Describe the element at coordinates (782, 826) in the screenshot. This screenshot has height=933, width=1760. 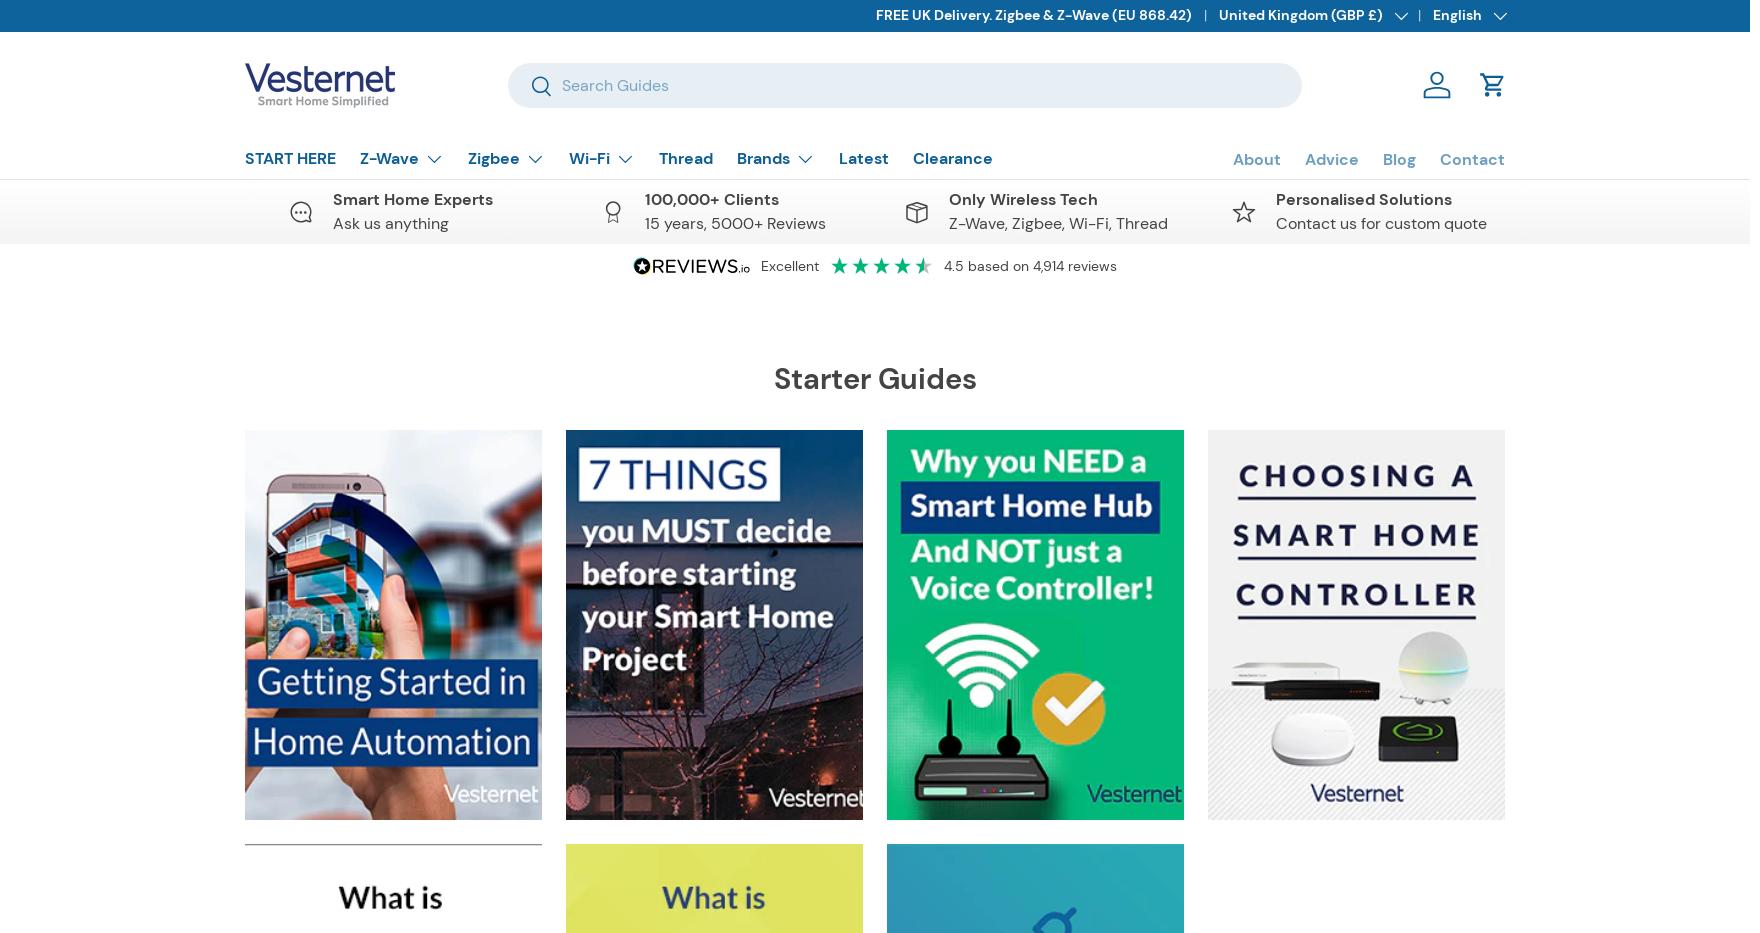
I see `'Heltun'` at that location.